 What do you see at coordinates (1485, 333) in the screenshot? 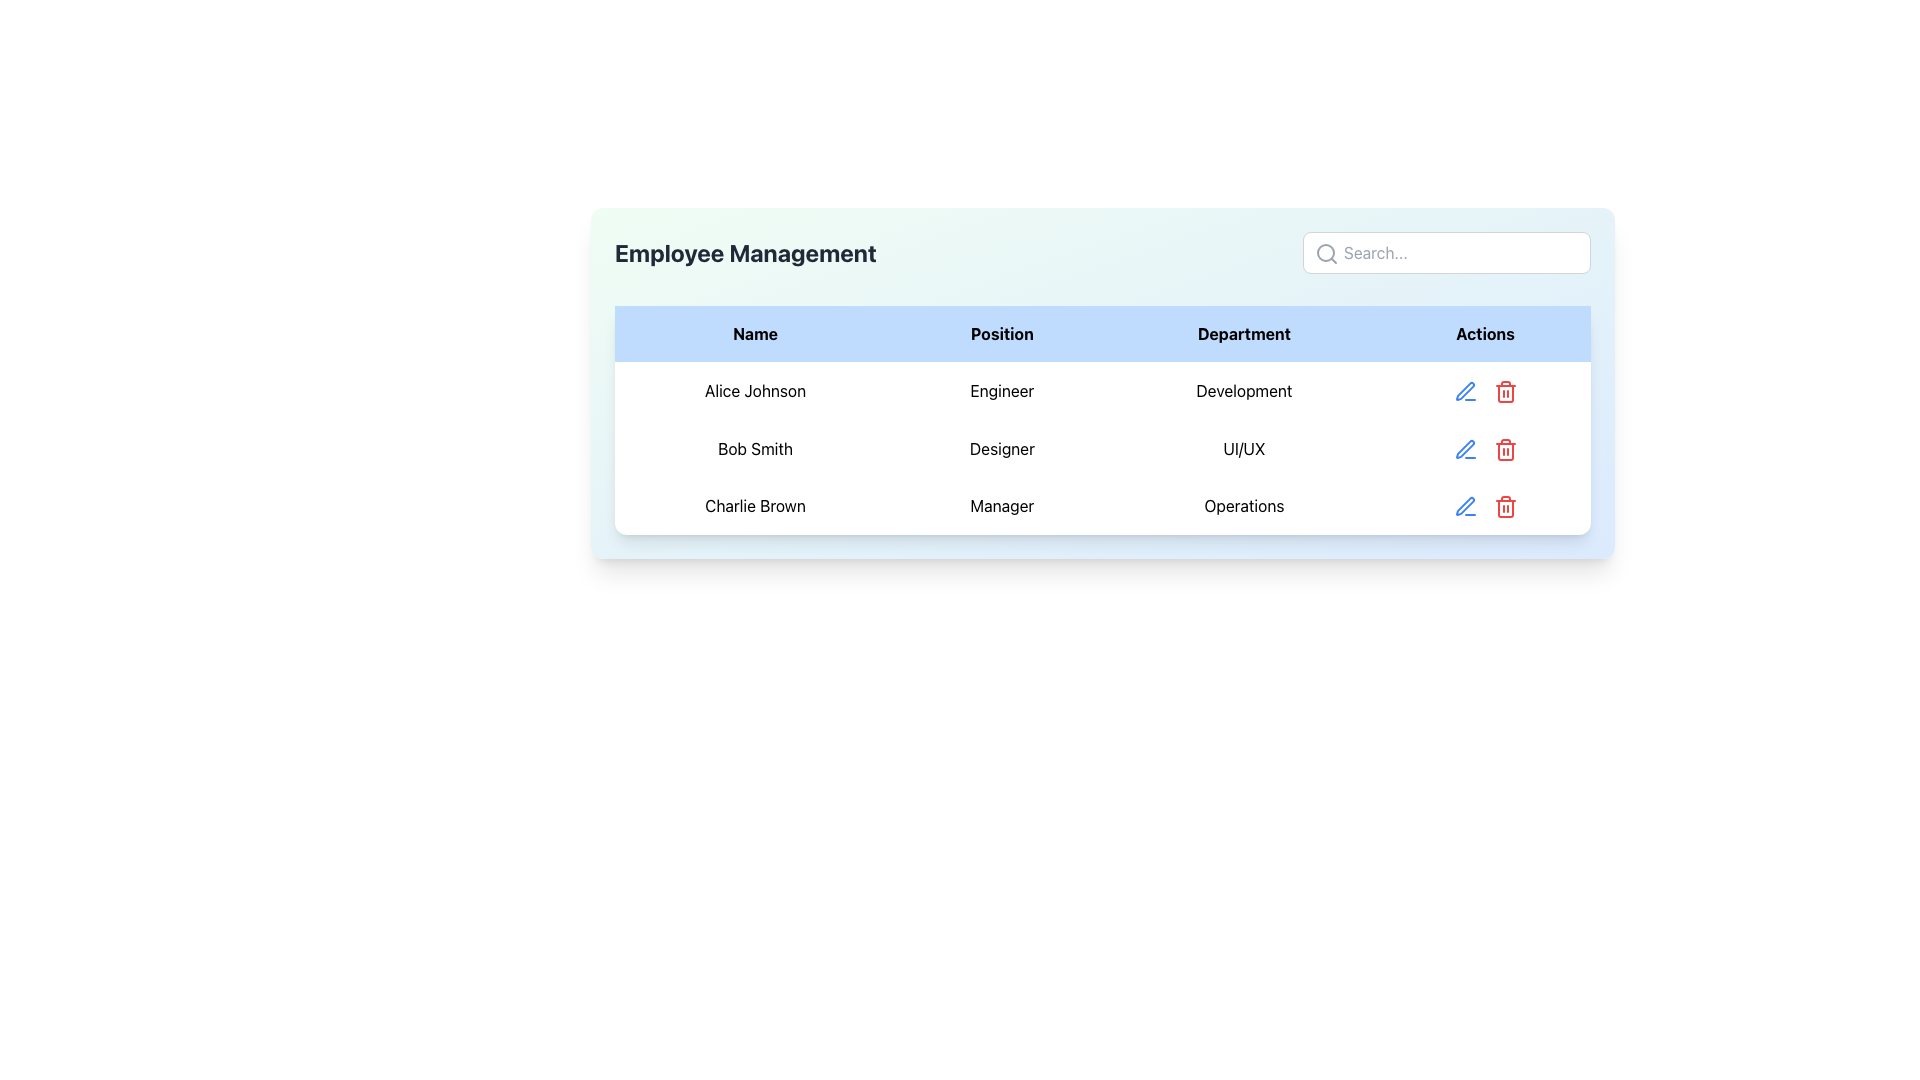
I see `the 'Actions' text label, which is the last header in the table row, to sort the column if sorting is enabled` at bounding box center [1485, 333].